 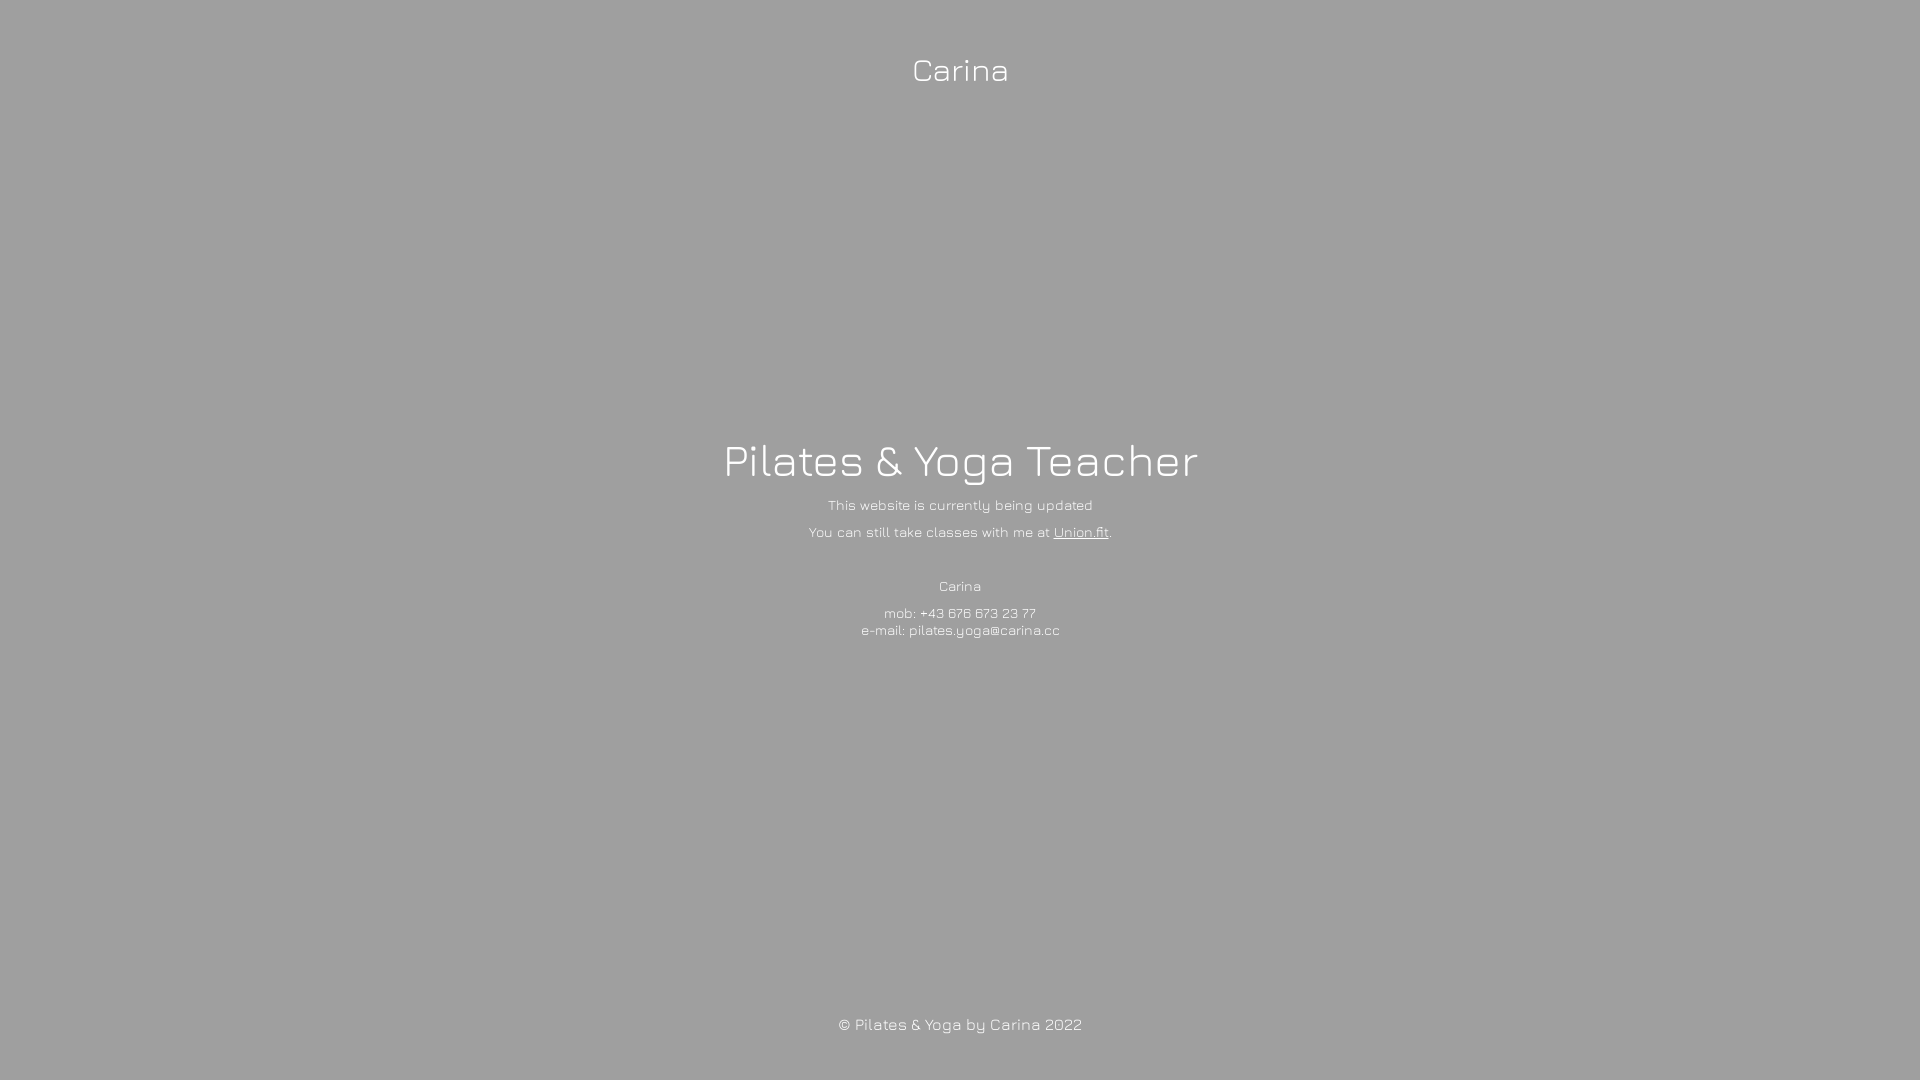 What do you see at coordinates (1080, 529) in the screenshot?
I see `'Union.fit'` at bounding box center [1080, 529].